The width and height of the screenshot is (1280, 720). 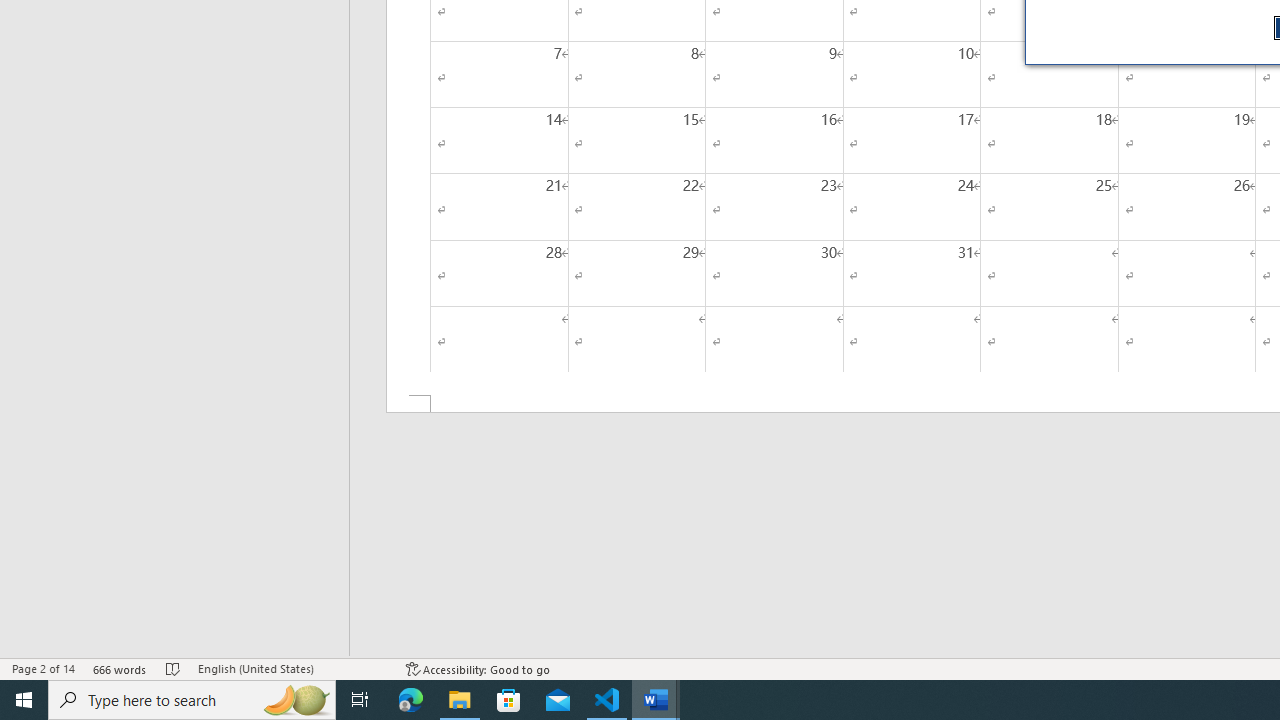 What do you see at coordinates (192, 698) in the screenshot?
I see `'Type here to search'` at bounding box center [192, 698].